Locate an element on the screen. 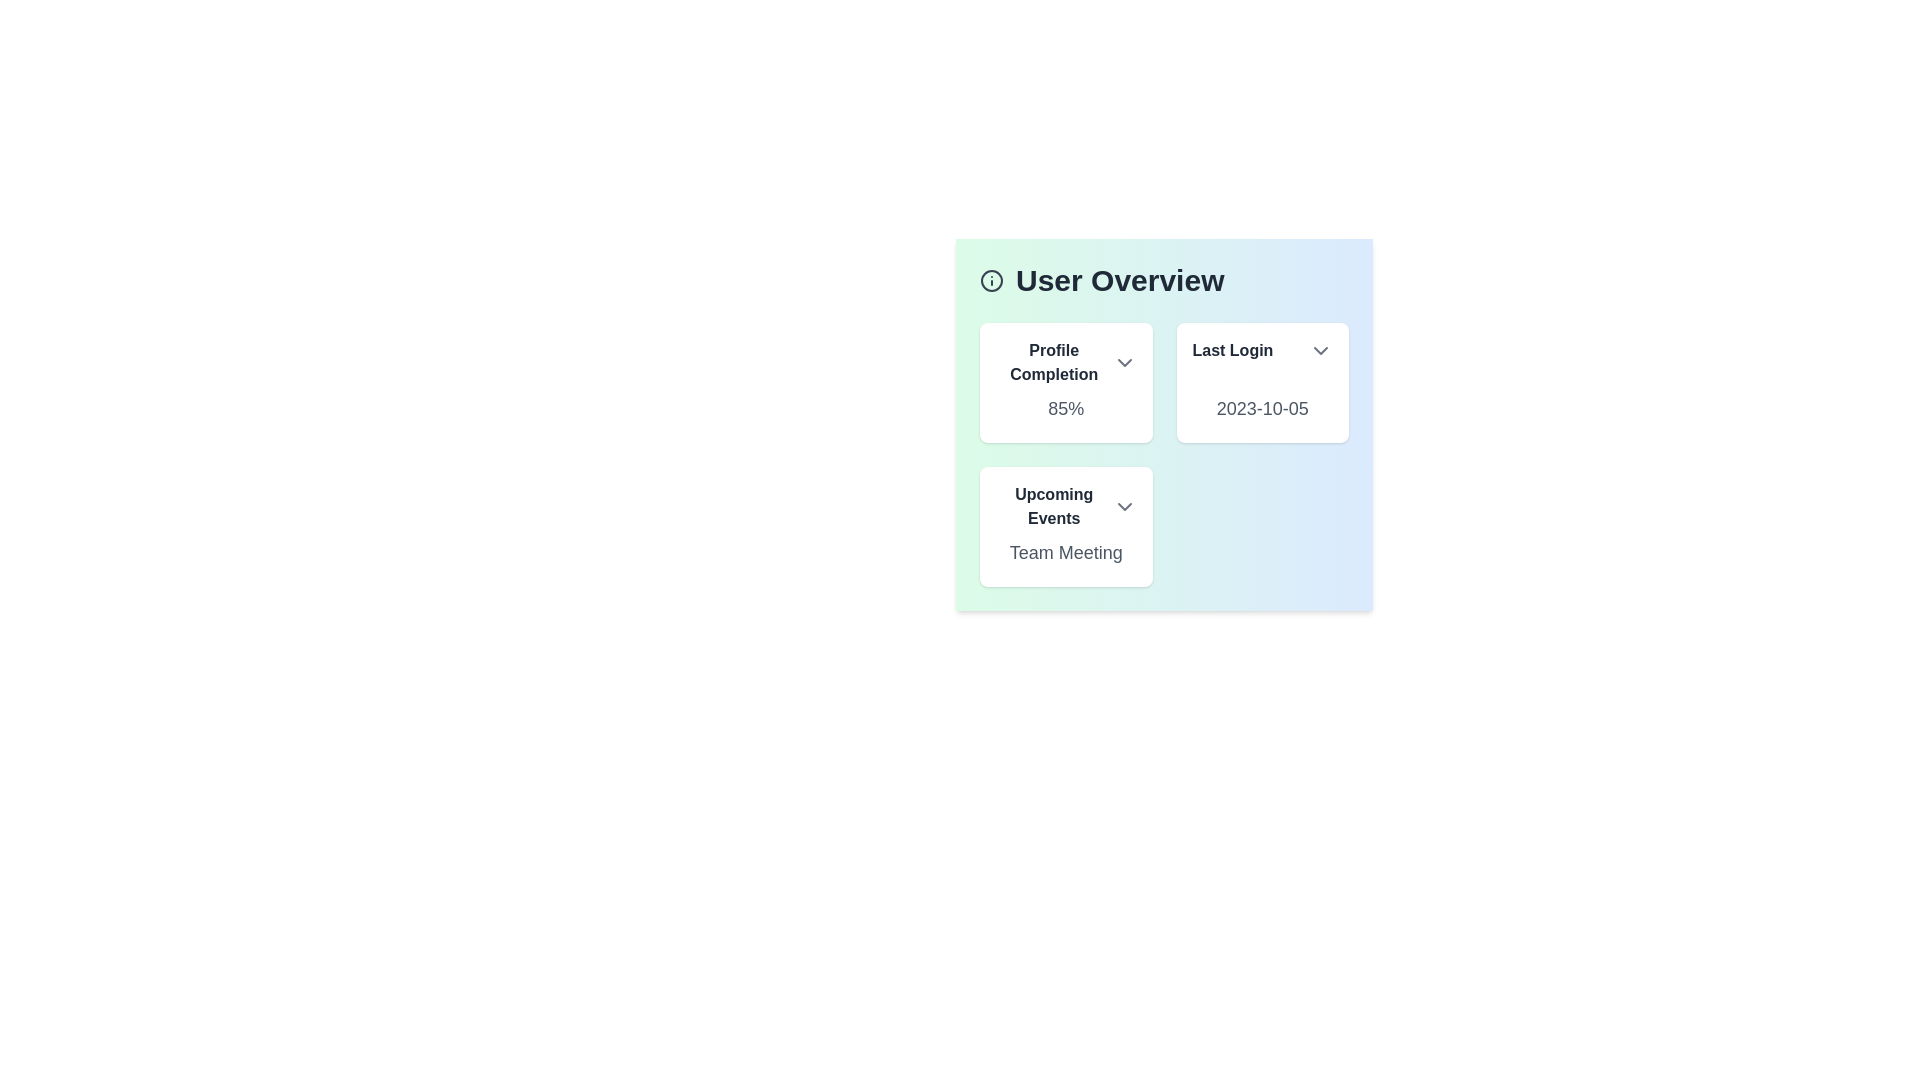 This screenshot has width=1920, height=1080. the Informational card that displays the last login date of the user, positioned in the second column of the grid layout is located at coordinates (1261, 382).